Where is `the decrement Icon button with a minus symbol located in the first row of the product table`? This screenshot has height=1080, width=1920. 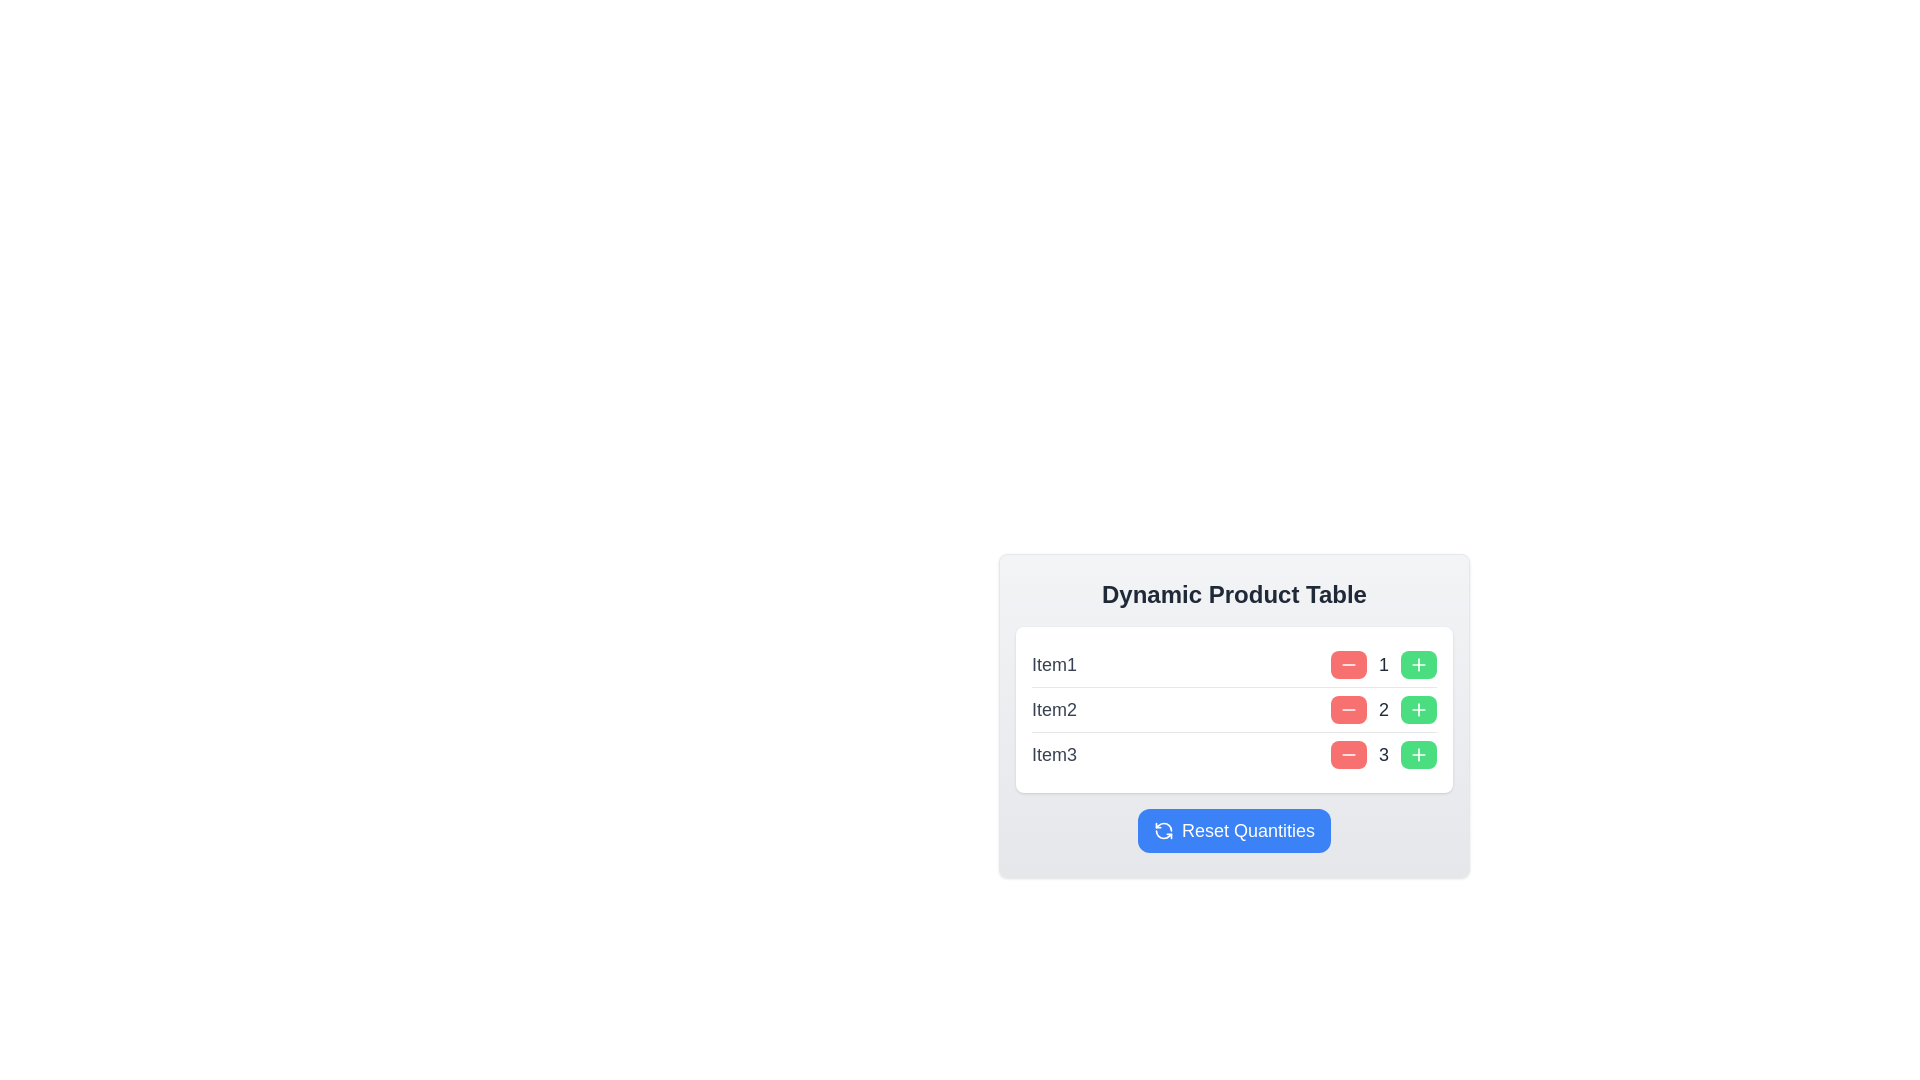
the decrement Icon button with a minus symbol located in the first row of the product table is located at coordinates (1348, 664).